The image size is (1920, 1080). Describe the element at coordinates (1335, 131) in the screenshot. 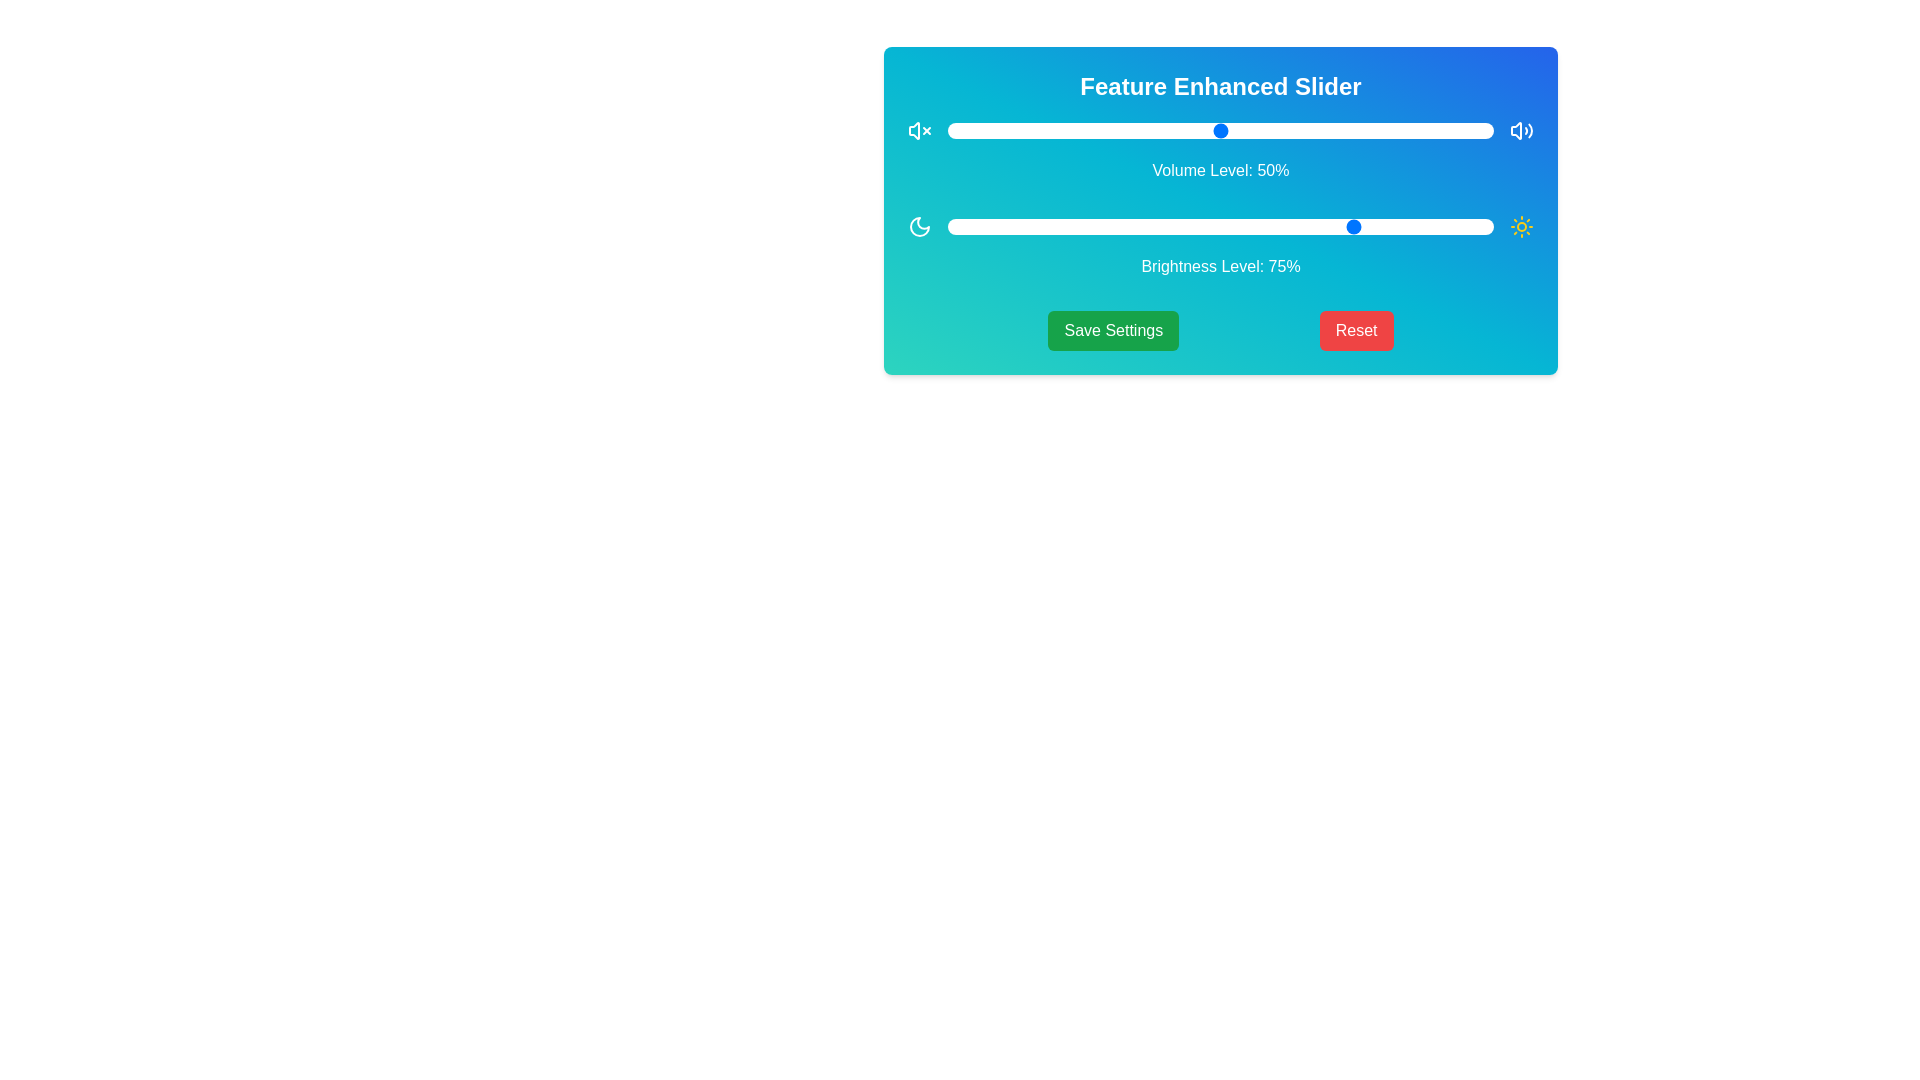

I see `volume` at that location.